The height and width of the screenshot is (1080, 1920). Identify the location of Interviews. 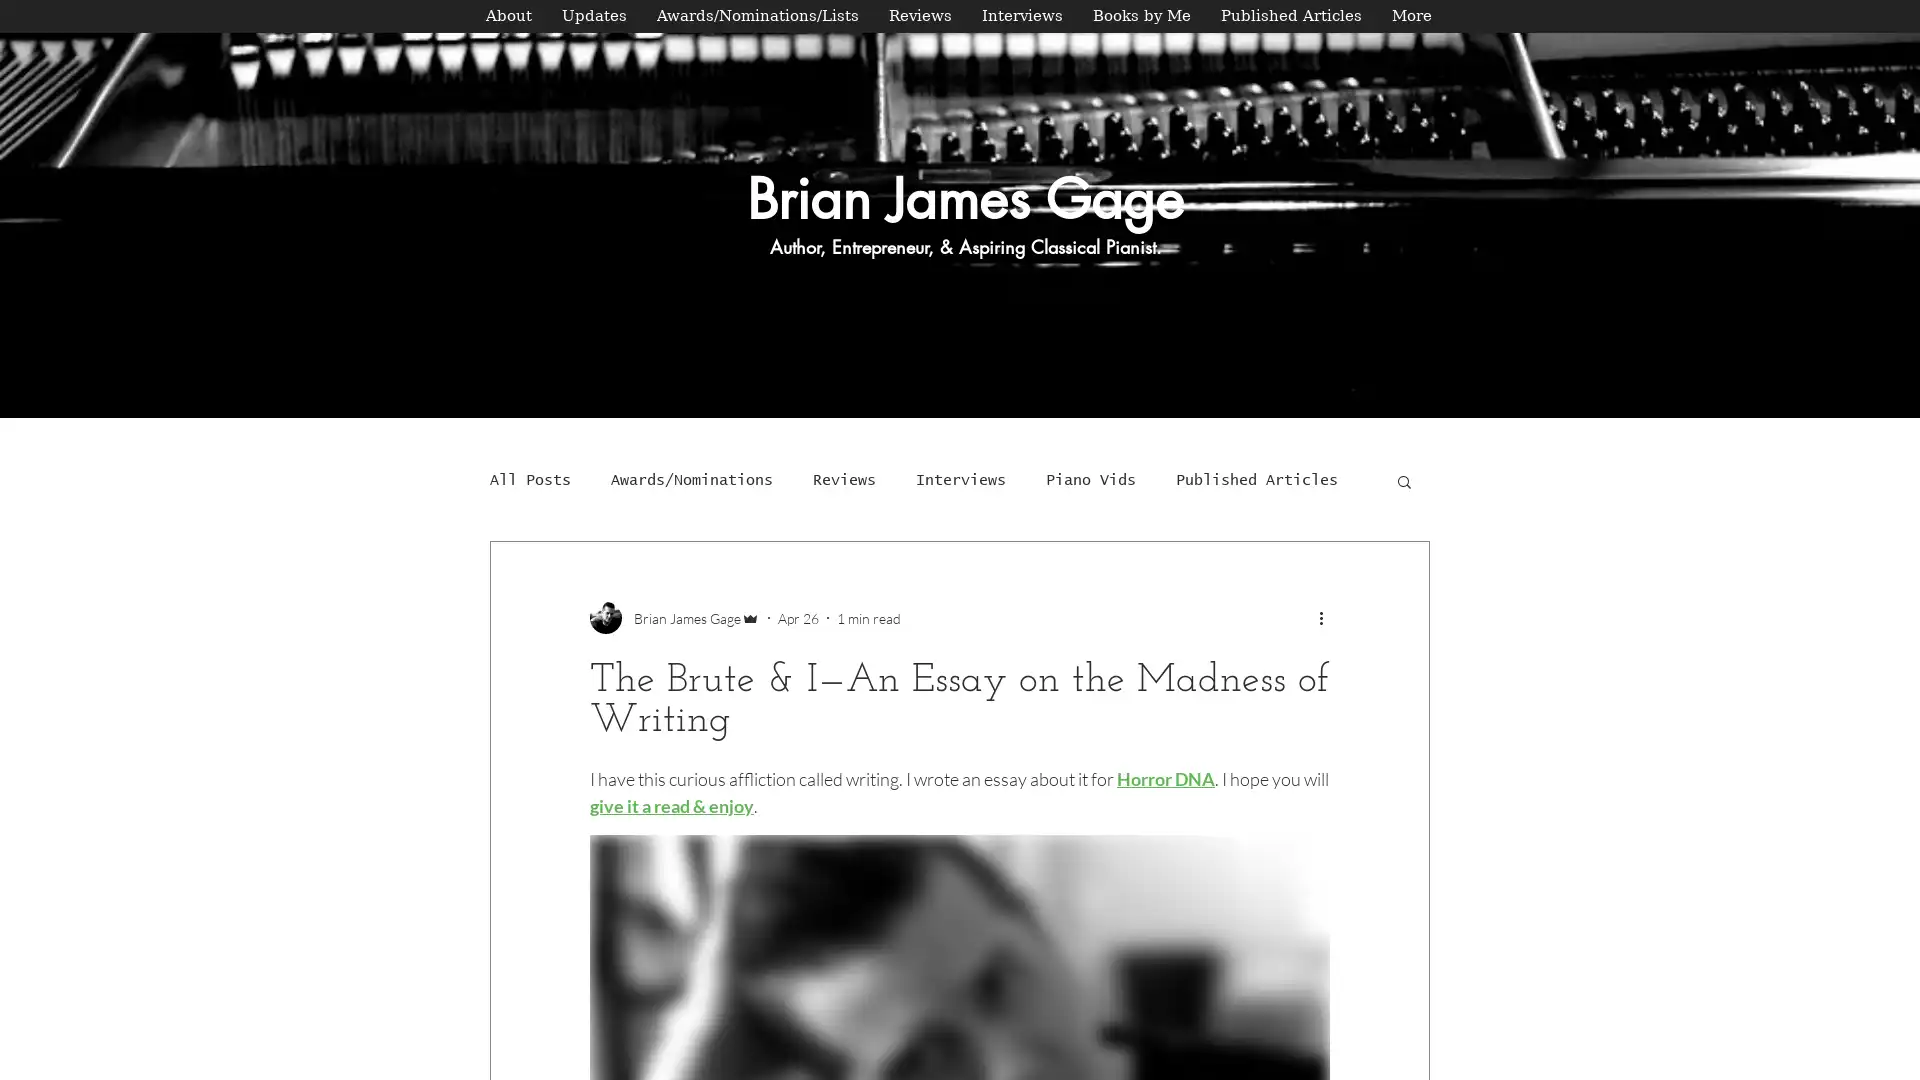
(960, 481).